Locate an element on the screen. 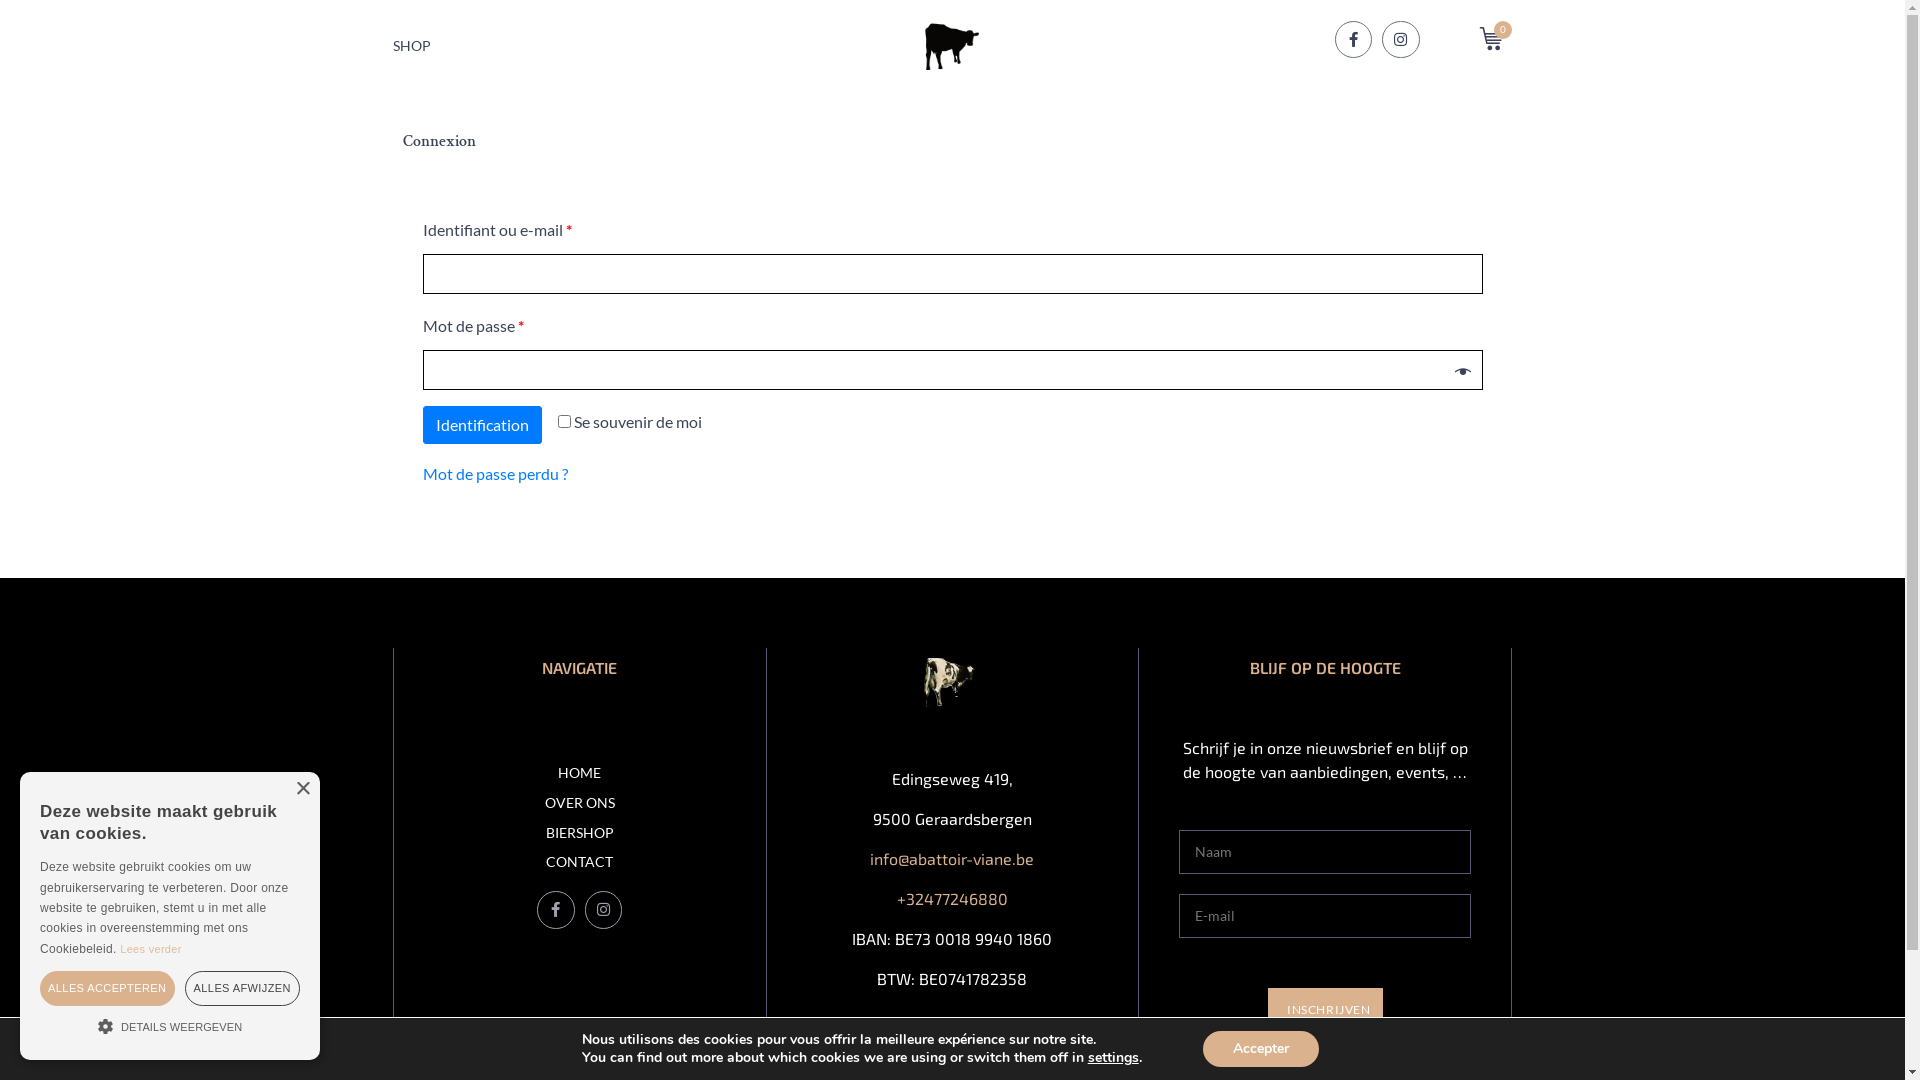 This screenshot has width=1920, height=1080. 'info@abattoir-viane.be' is located at coordinates (950, 857).